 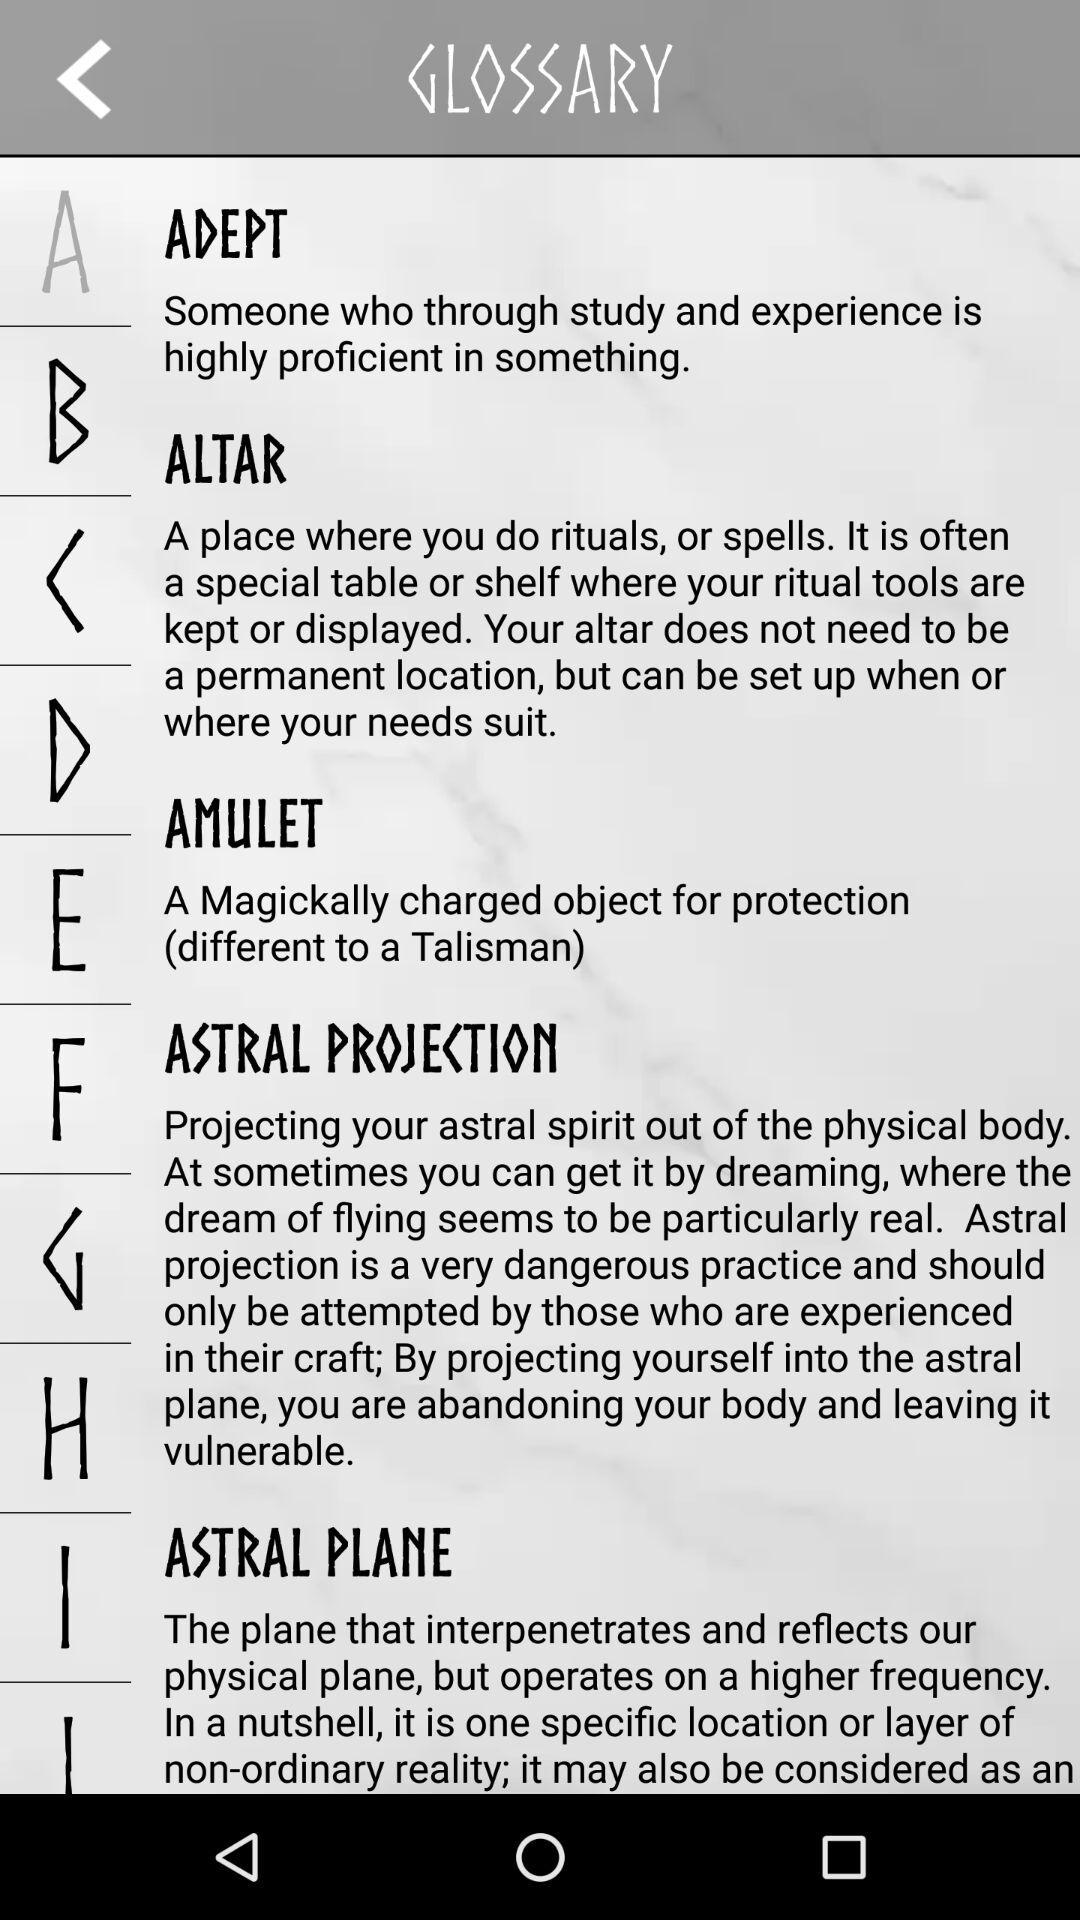 I want to click on icon below e app, so click(x=64, y=1088).